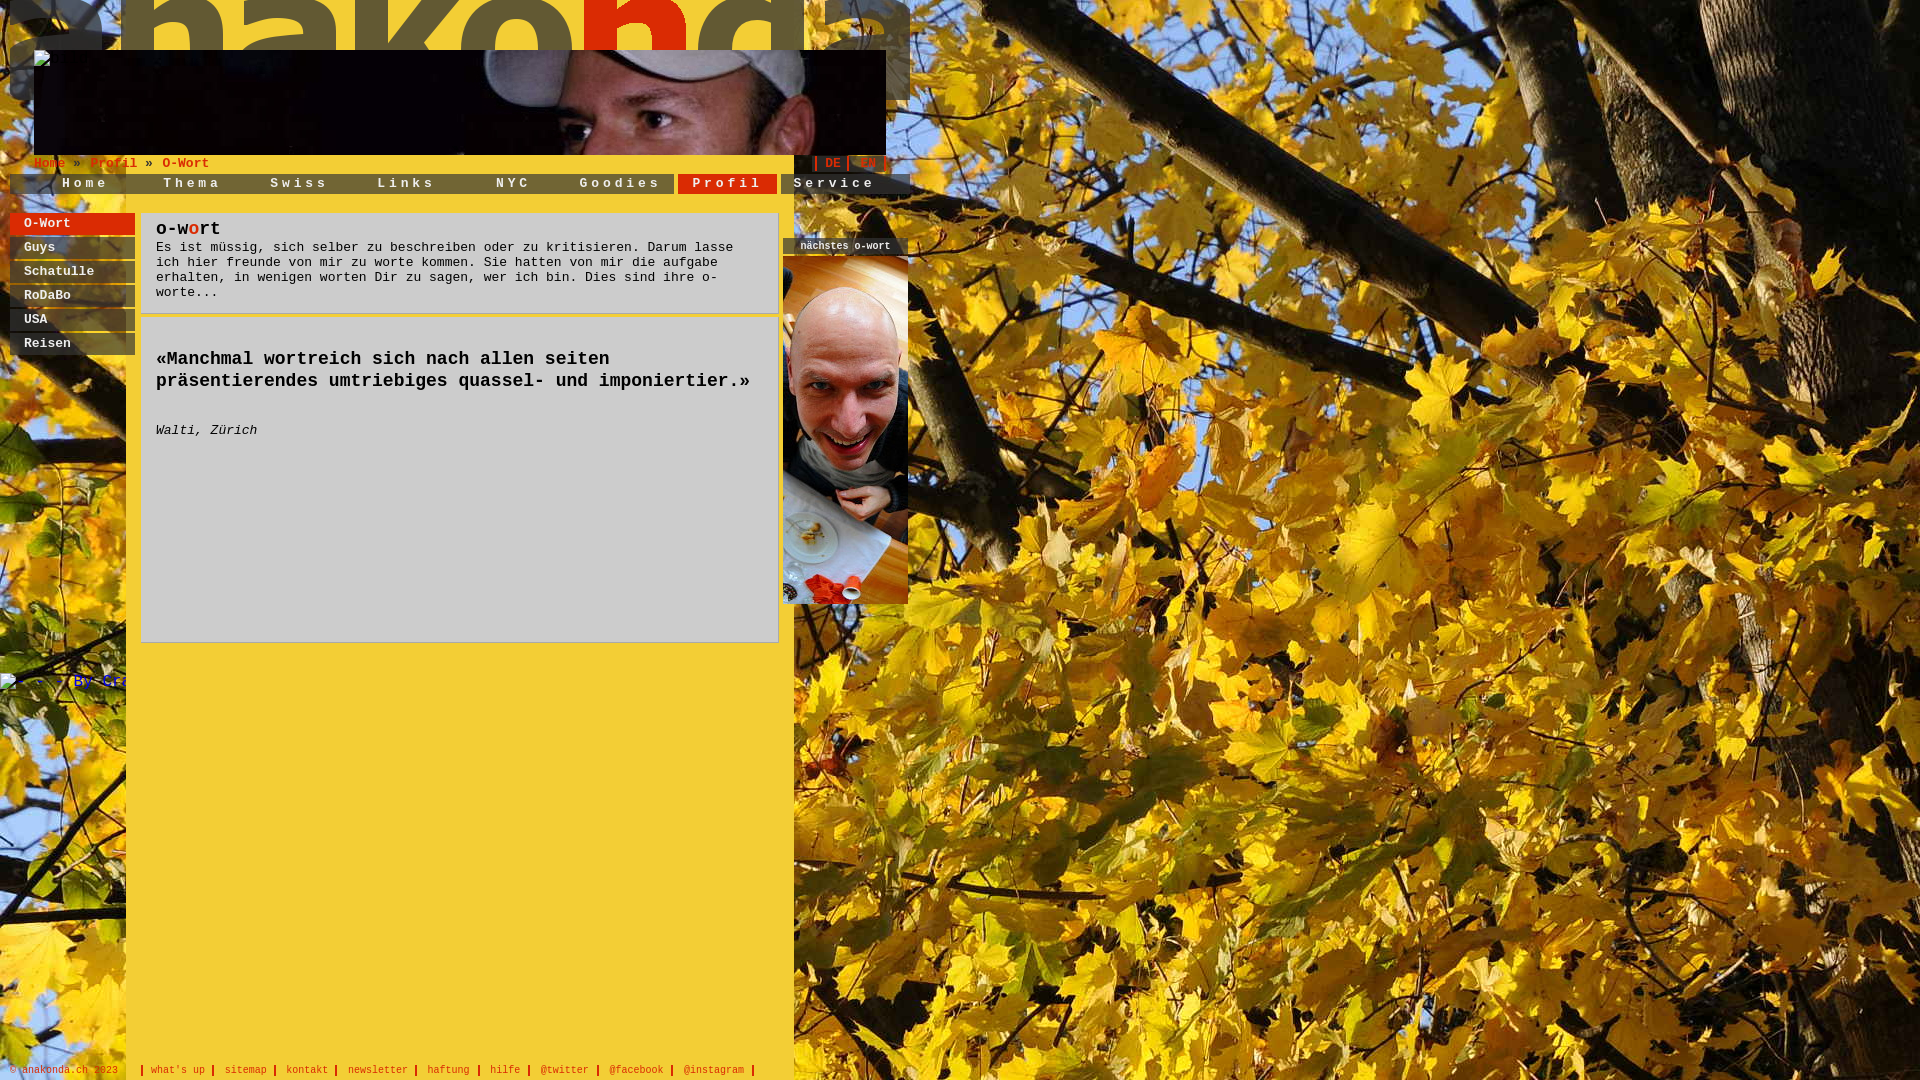 Image resolution: width=1920 pixels, height=1080 pixels. Describe the element at coordinates (872, 162) in the screenshot. I see `'EN'` at that location.